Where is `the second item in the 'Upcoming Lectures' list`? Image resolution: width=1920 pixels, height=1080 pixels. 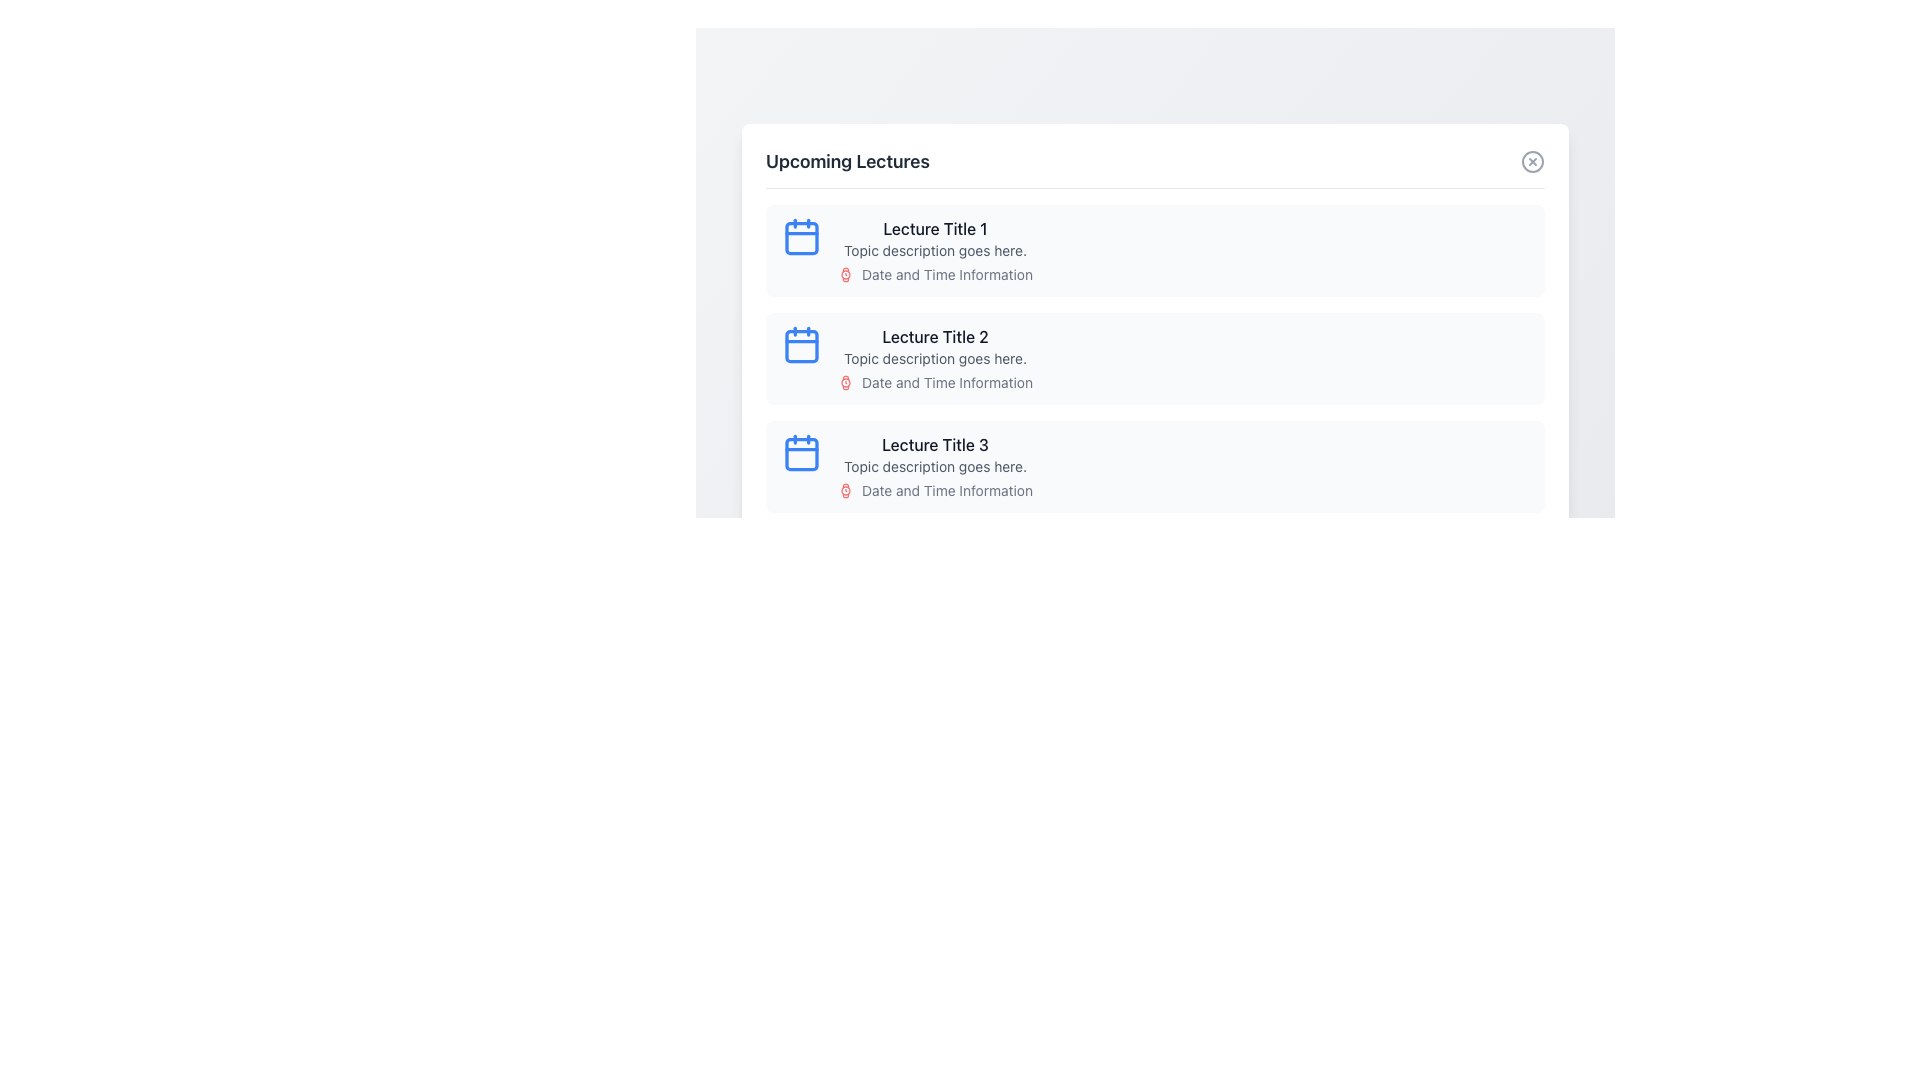 the second item in the 'Upcoming Lectures' list is located at coordinates (1155, 357).